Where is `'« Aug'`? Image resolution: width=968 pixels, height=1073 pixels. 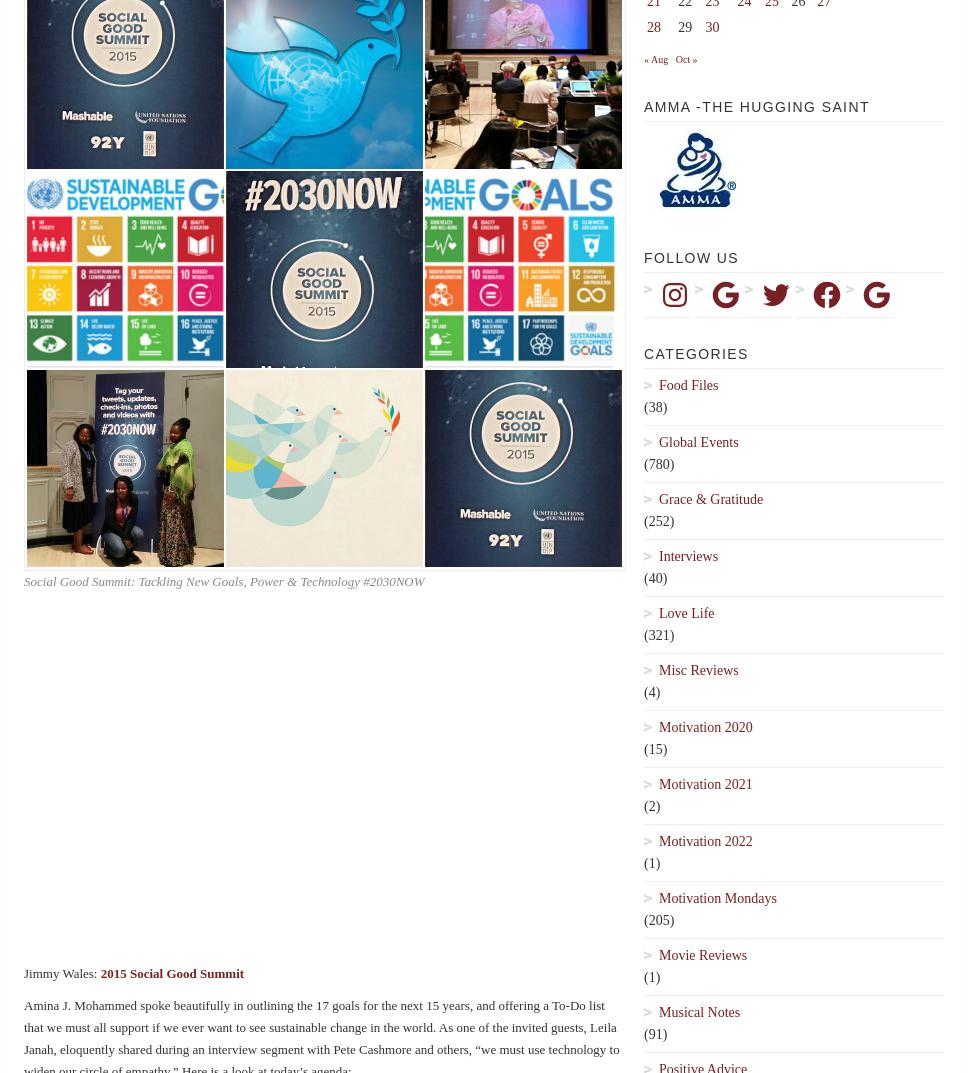 '« Aug' is located at coordinates (656, 58).